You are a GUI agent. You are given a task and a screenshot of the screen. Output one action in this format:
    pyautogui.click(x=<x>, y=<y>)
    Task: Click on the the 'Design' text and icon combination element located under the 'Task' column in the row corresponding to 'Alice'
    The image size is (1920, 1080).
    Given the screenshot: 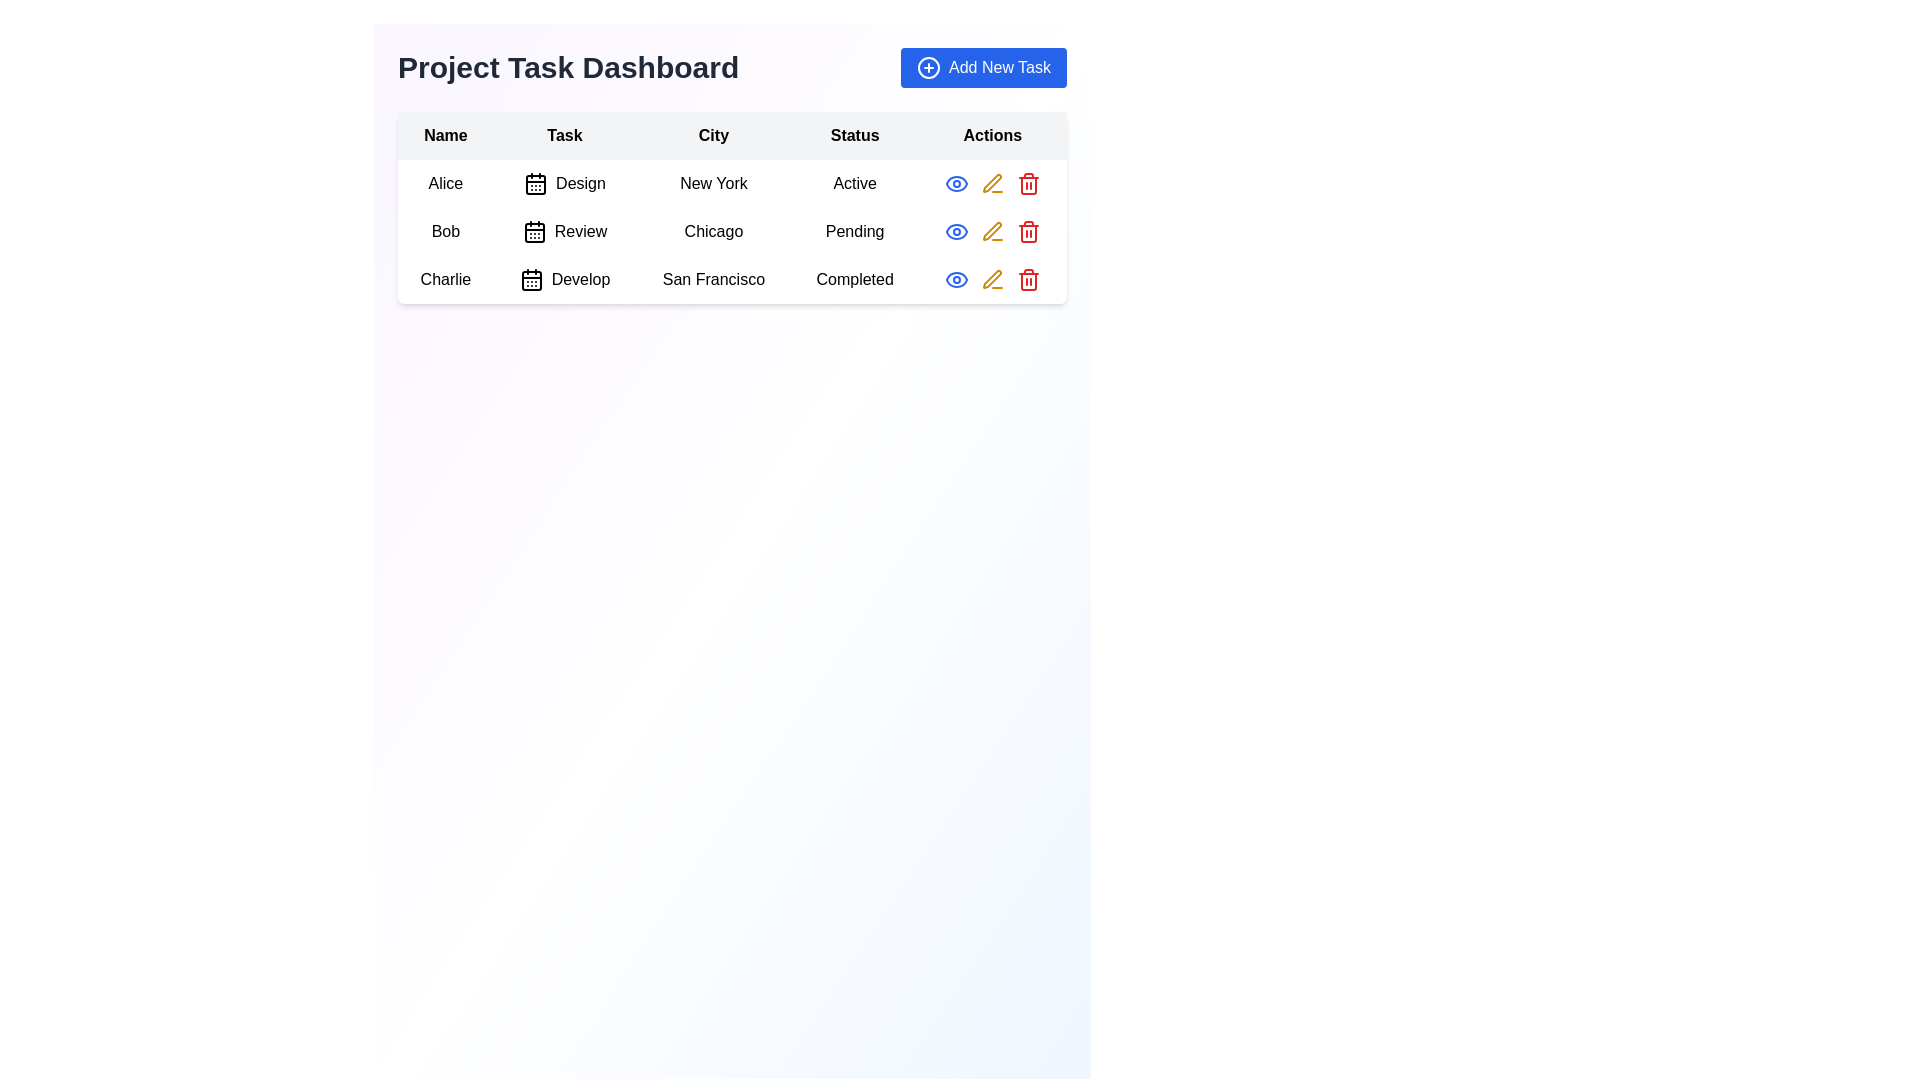 What is the action you would take?
    pyautogui.click(x=564, y=184)
    